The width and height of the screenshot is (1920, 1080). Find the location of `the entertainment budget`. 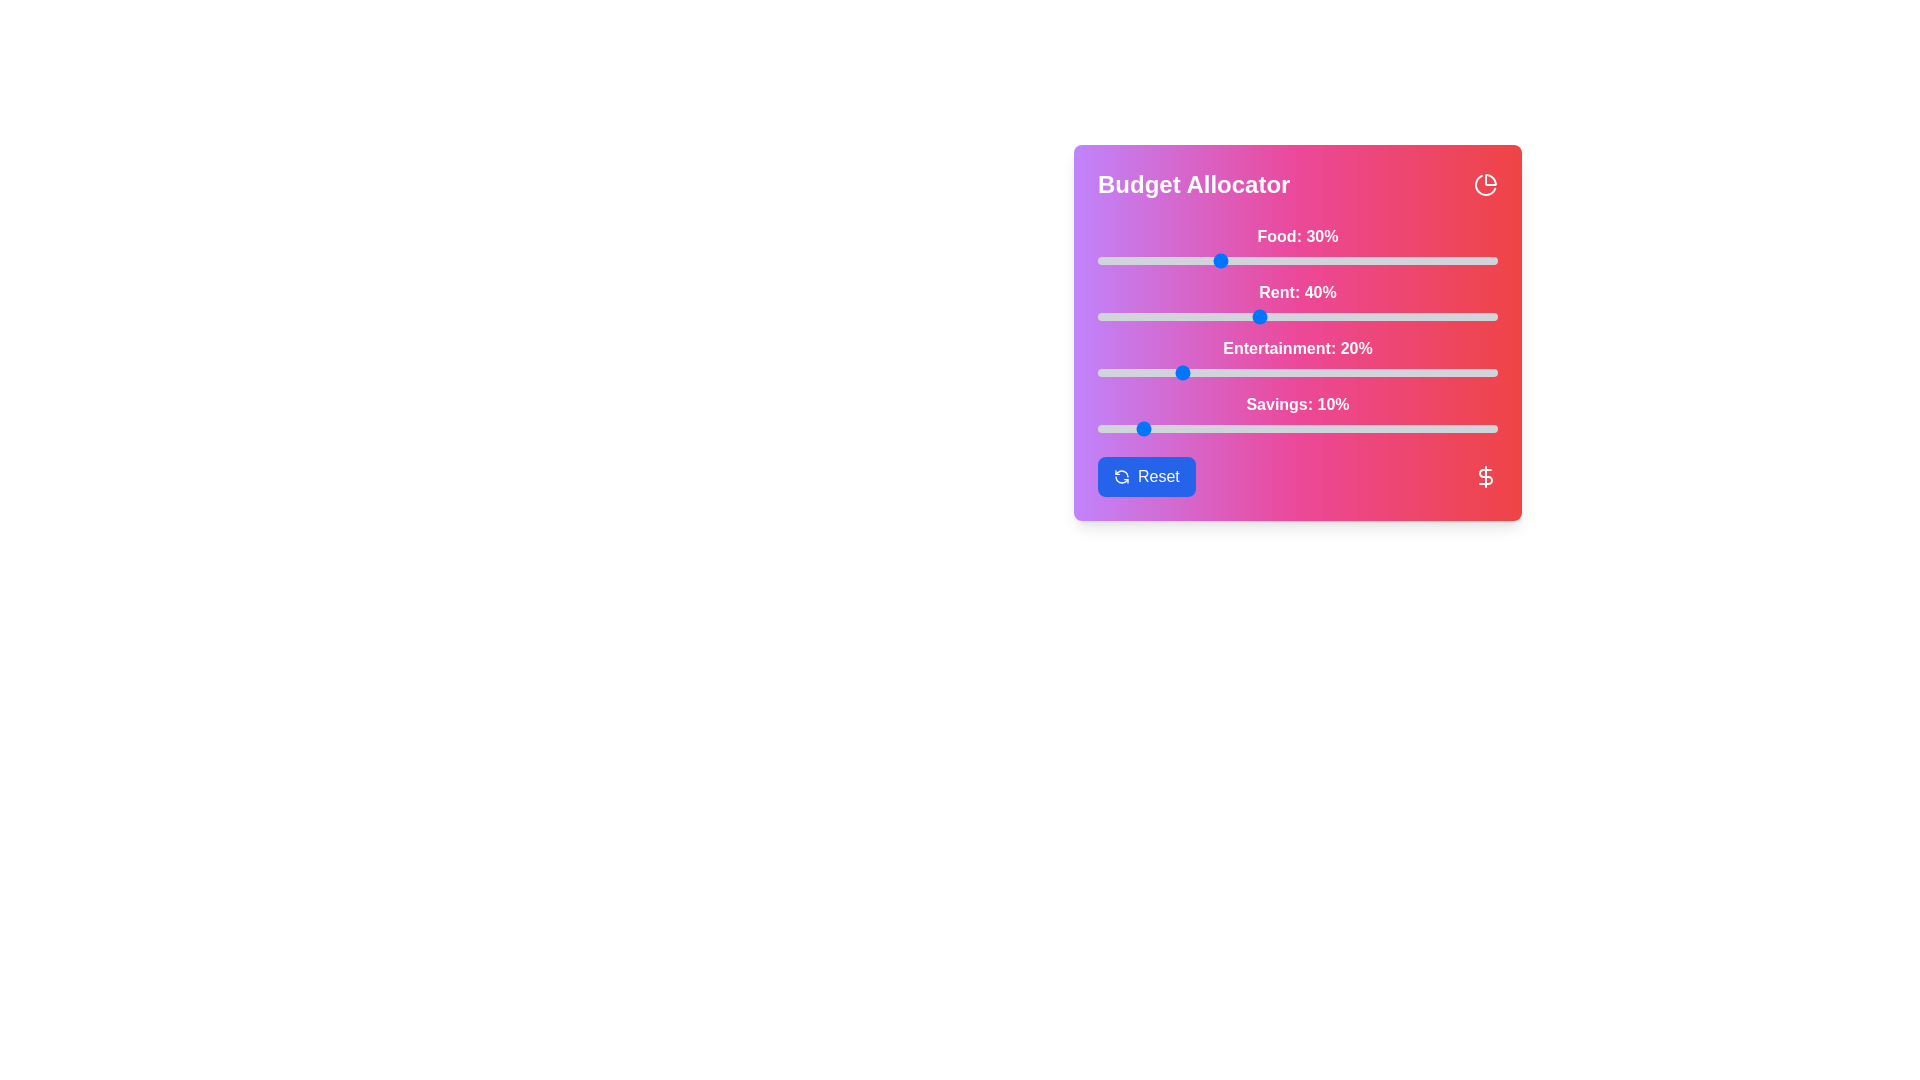

the entertainment budget is located at coordinates (1368, 373).